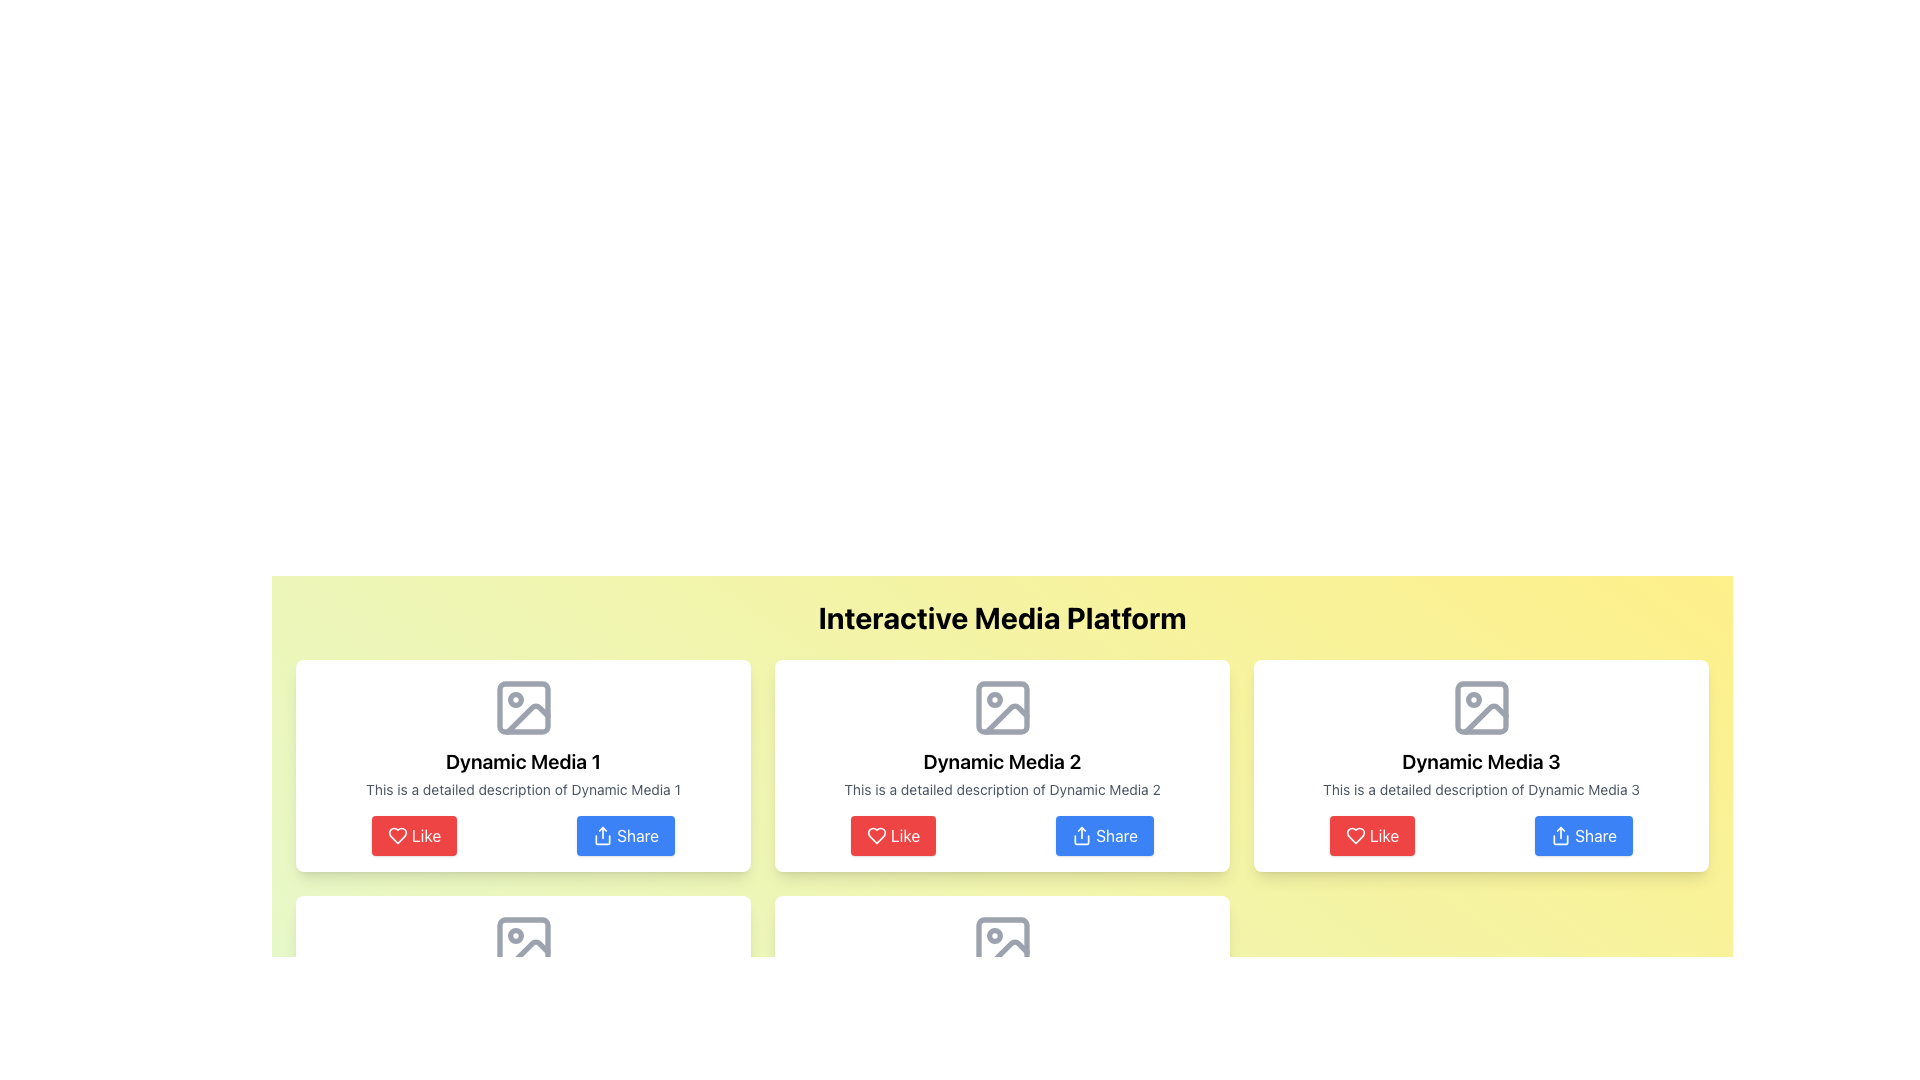  I want to click on the circular graphical detail in the SVG image icon within the media card titled 'Dynamic Media 2', located near the top-left quadrant, so click(994, 936).